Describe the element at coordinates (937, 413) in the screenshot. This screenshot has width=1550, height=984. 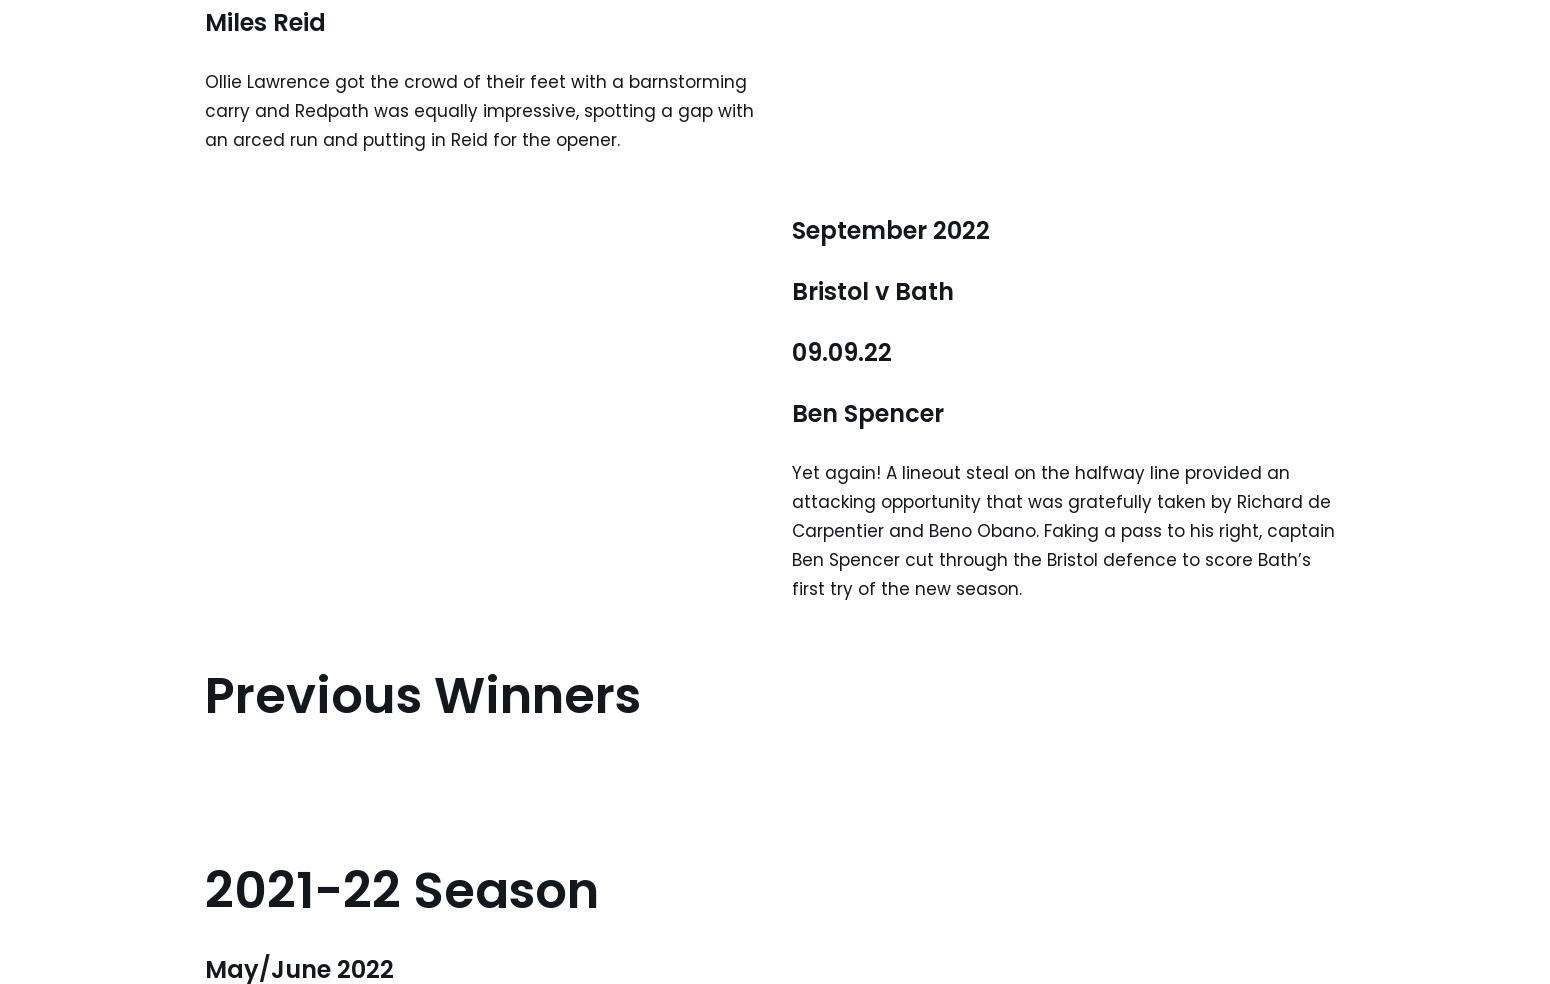
I see `'r'` at that location.